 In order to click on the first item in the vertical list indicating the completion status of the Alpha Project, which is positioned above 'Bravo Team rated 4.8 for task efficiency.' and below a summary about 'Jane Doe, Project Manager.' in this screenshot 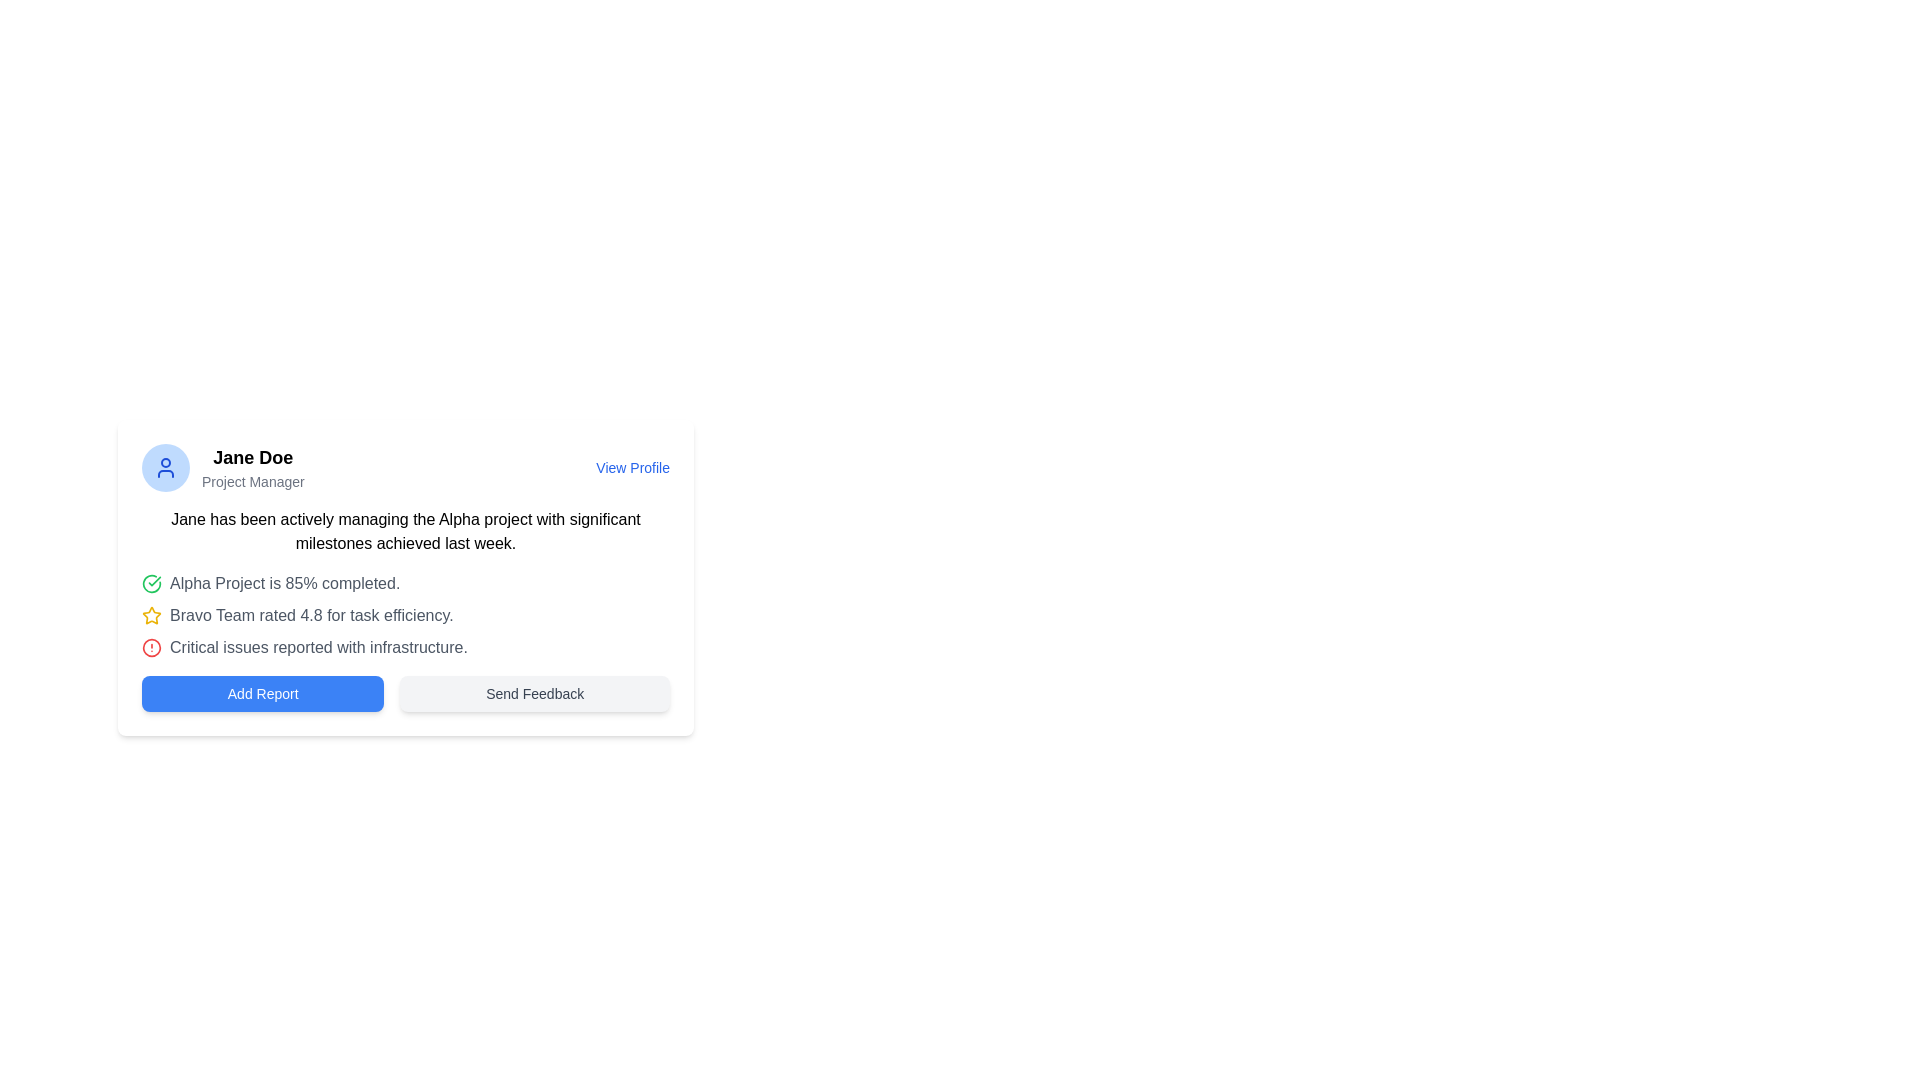, I will do `click(405, 583)`.